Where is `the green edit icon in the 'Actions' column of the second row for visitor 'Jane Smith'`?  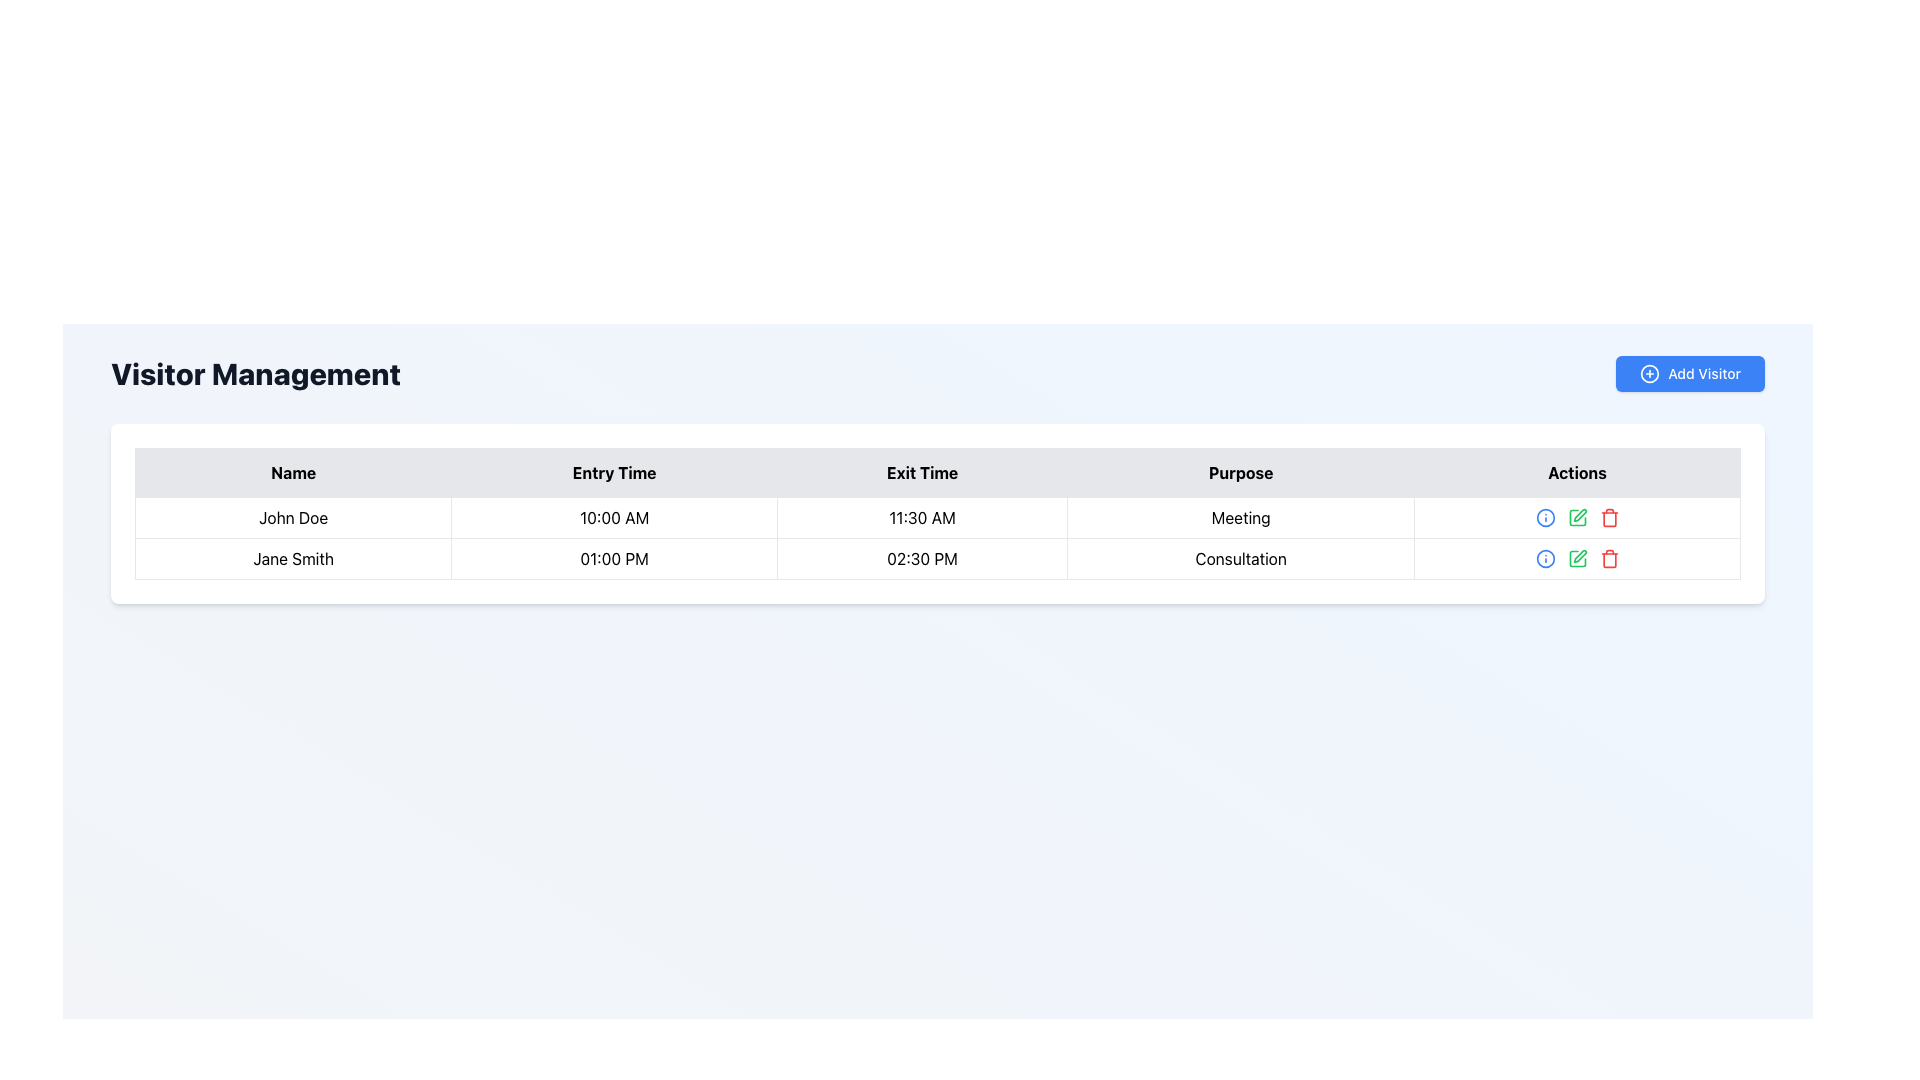
the green edit icon in the 'Actions' column of the second row for visitor 'Jane Smith' is located at coordinates (1578, 556).